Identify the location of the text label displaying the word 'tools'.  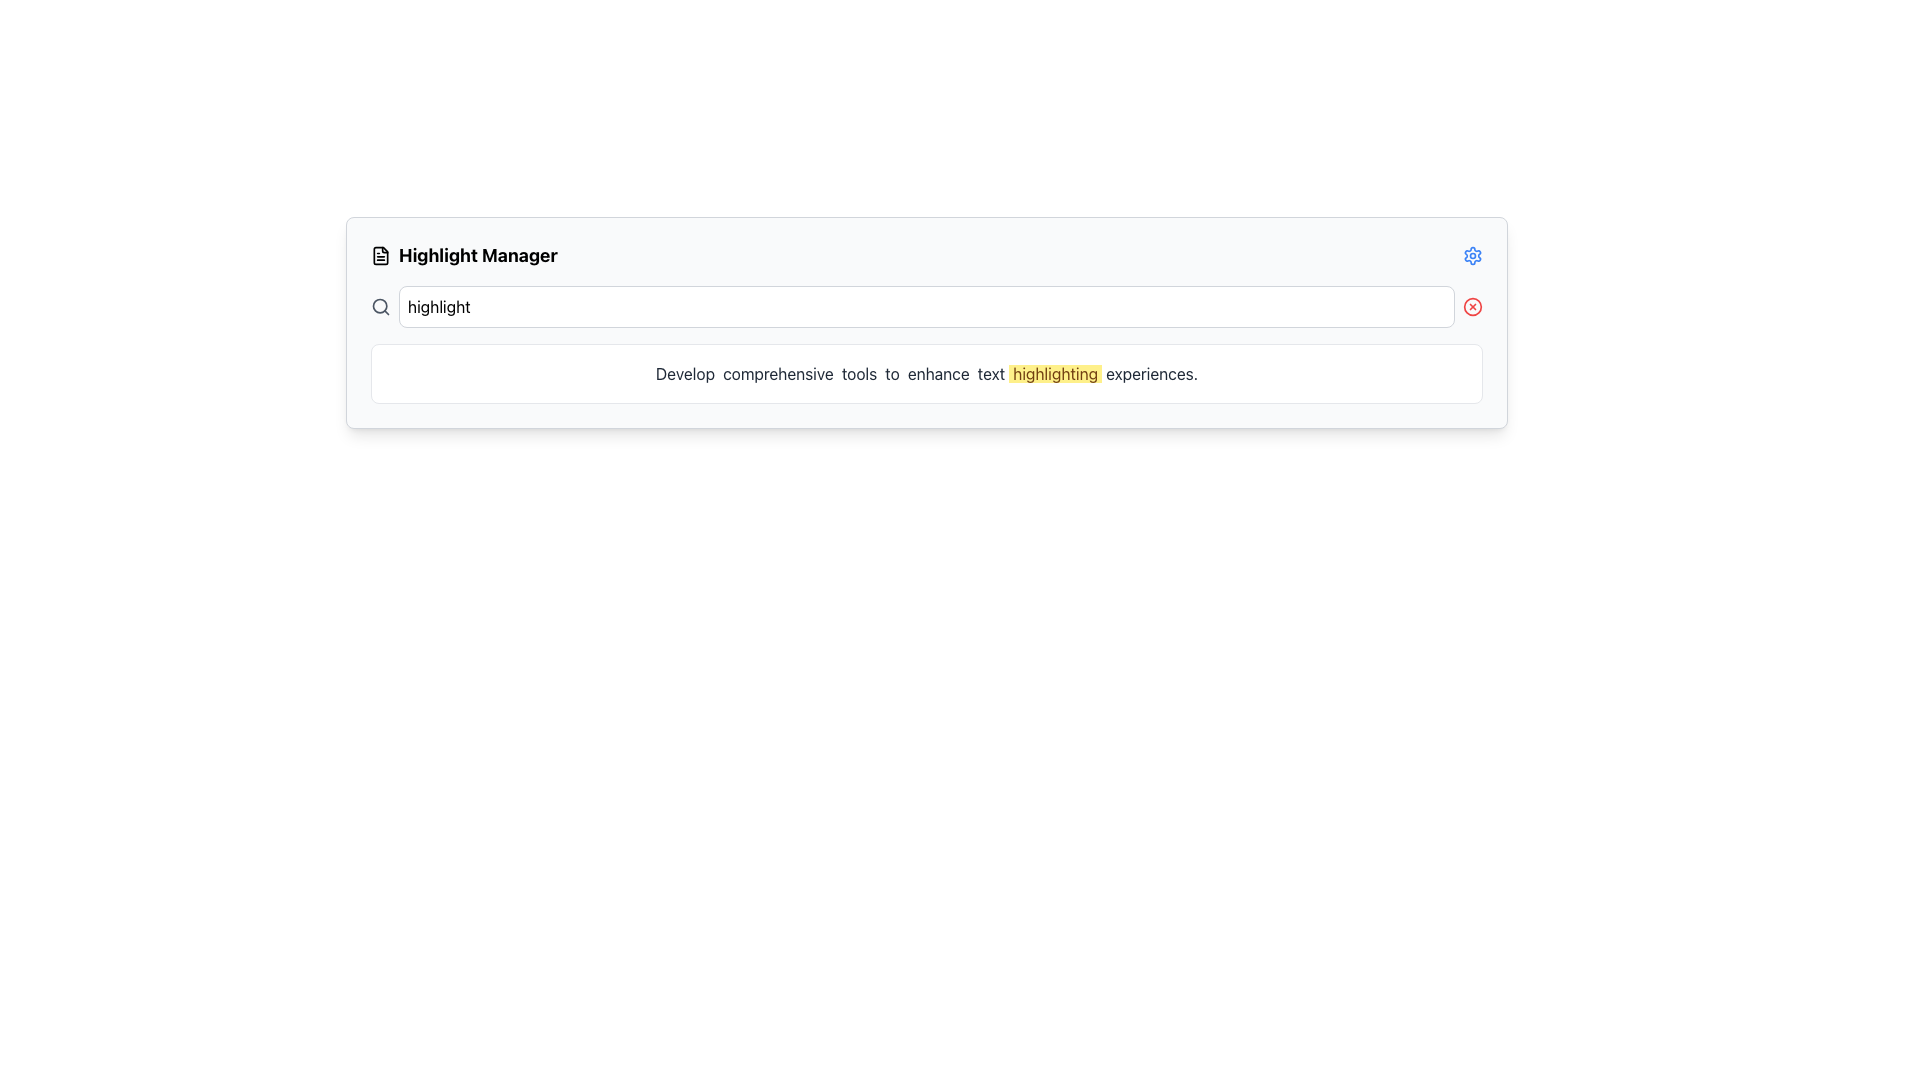
(859, 374).